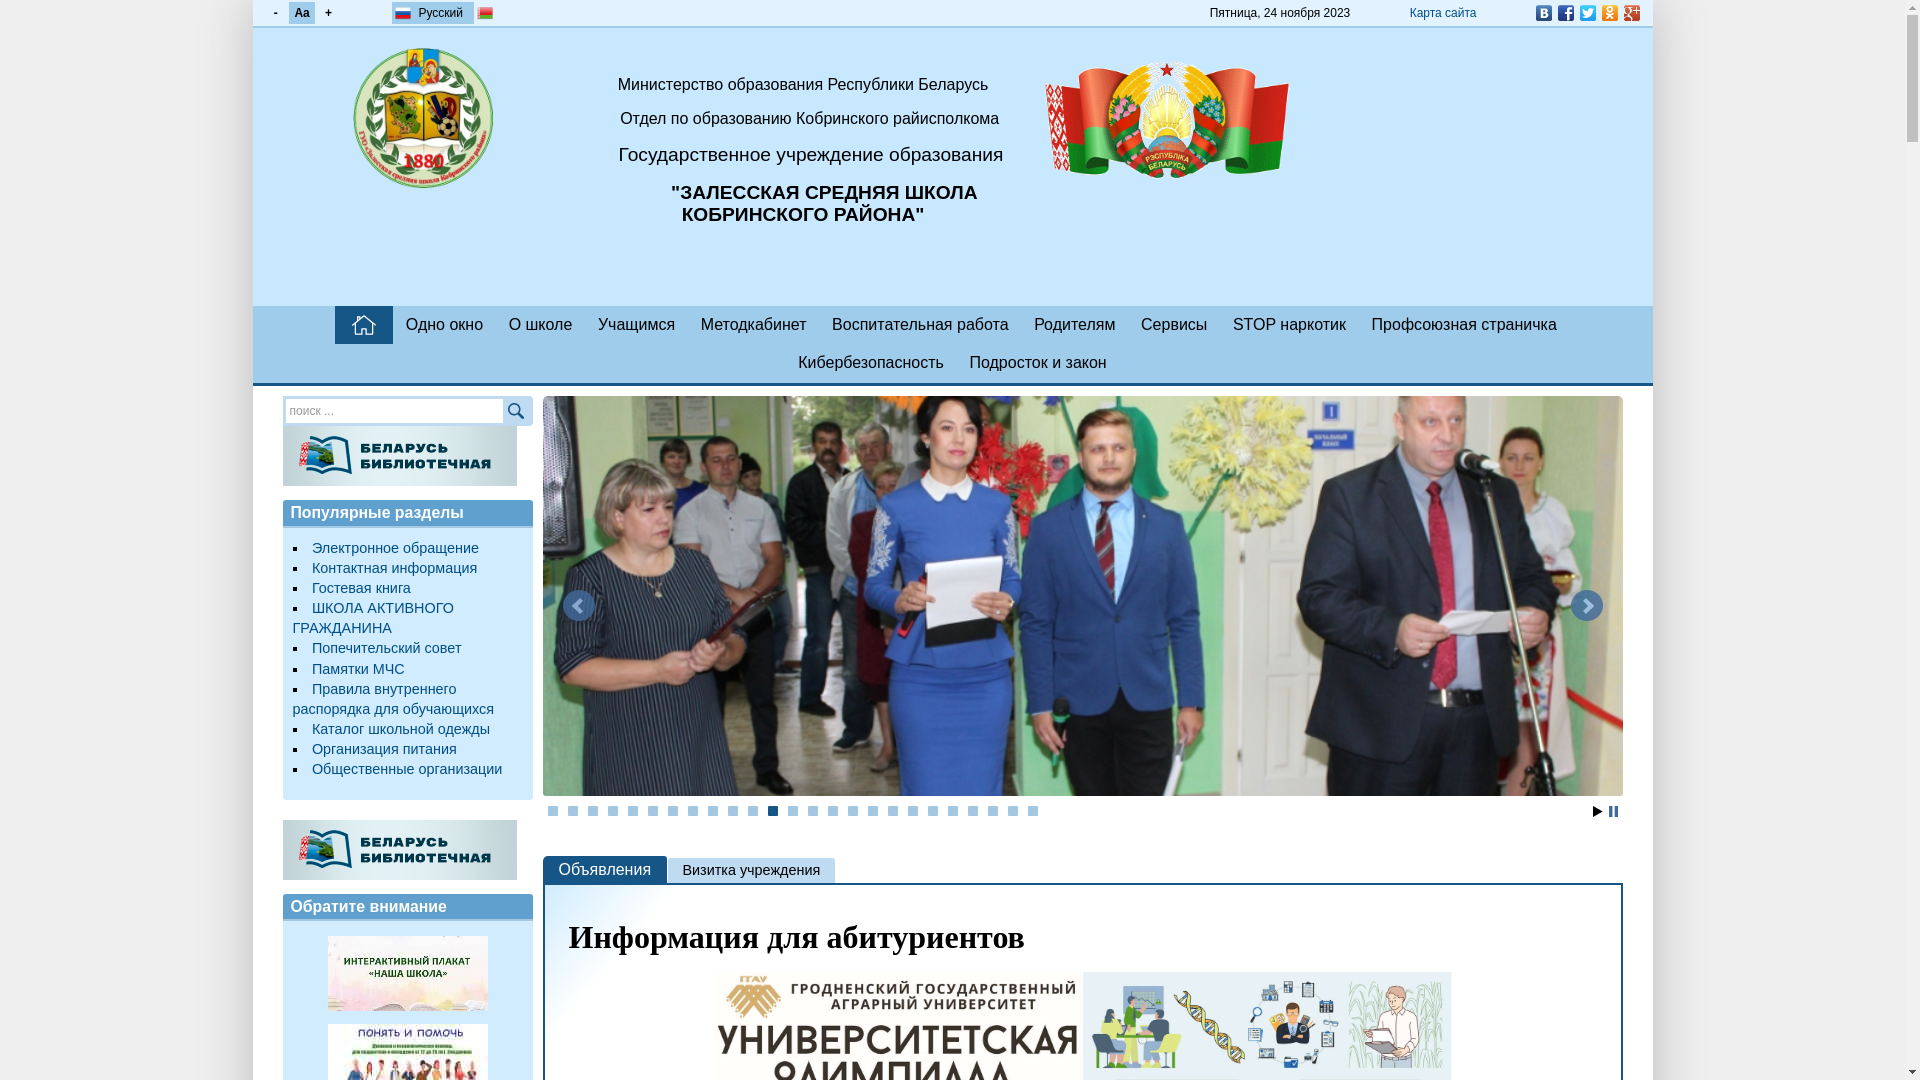 This screenshot has width=1920, height=1080. Describe the element at coordinates (1032, 810) in the screenshot. I see `'25'` at that location.